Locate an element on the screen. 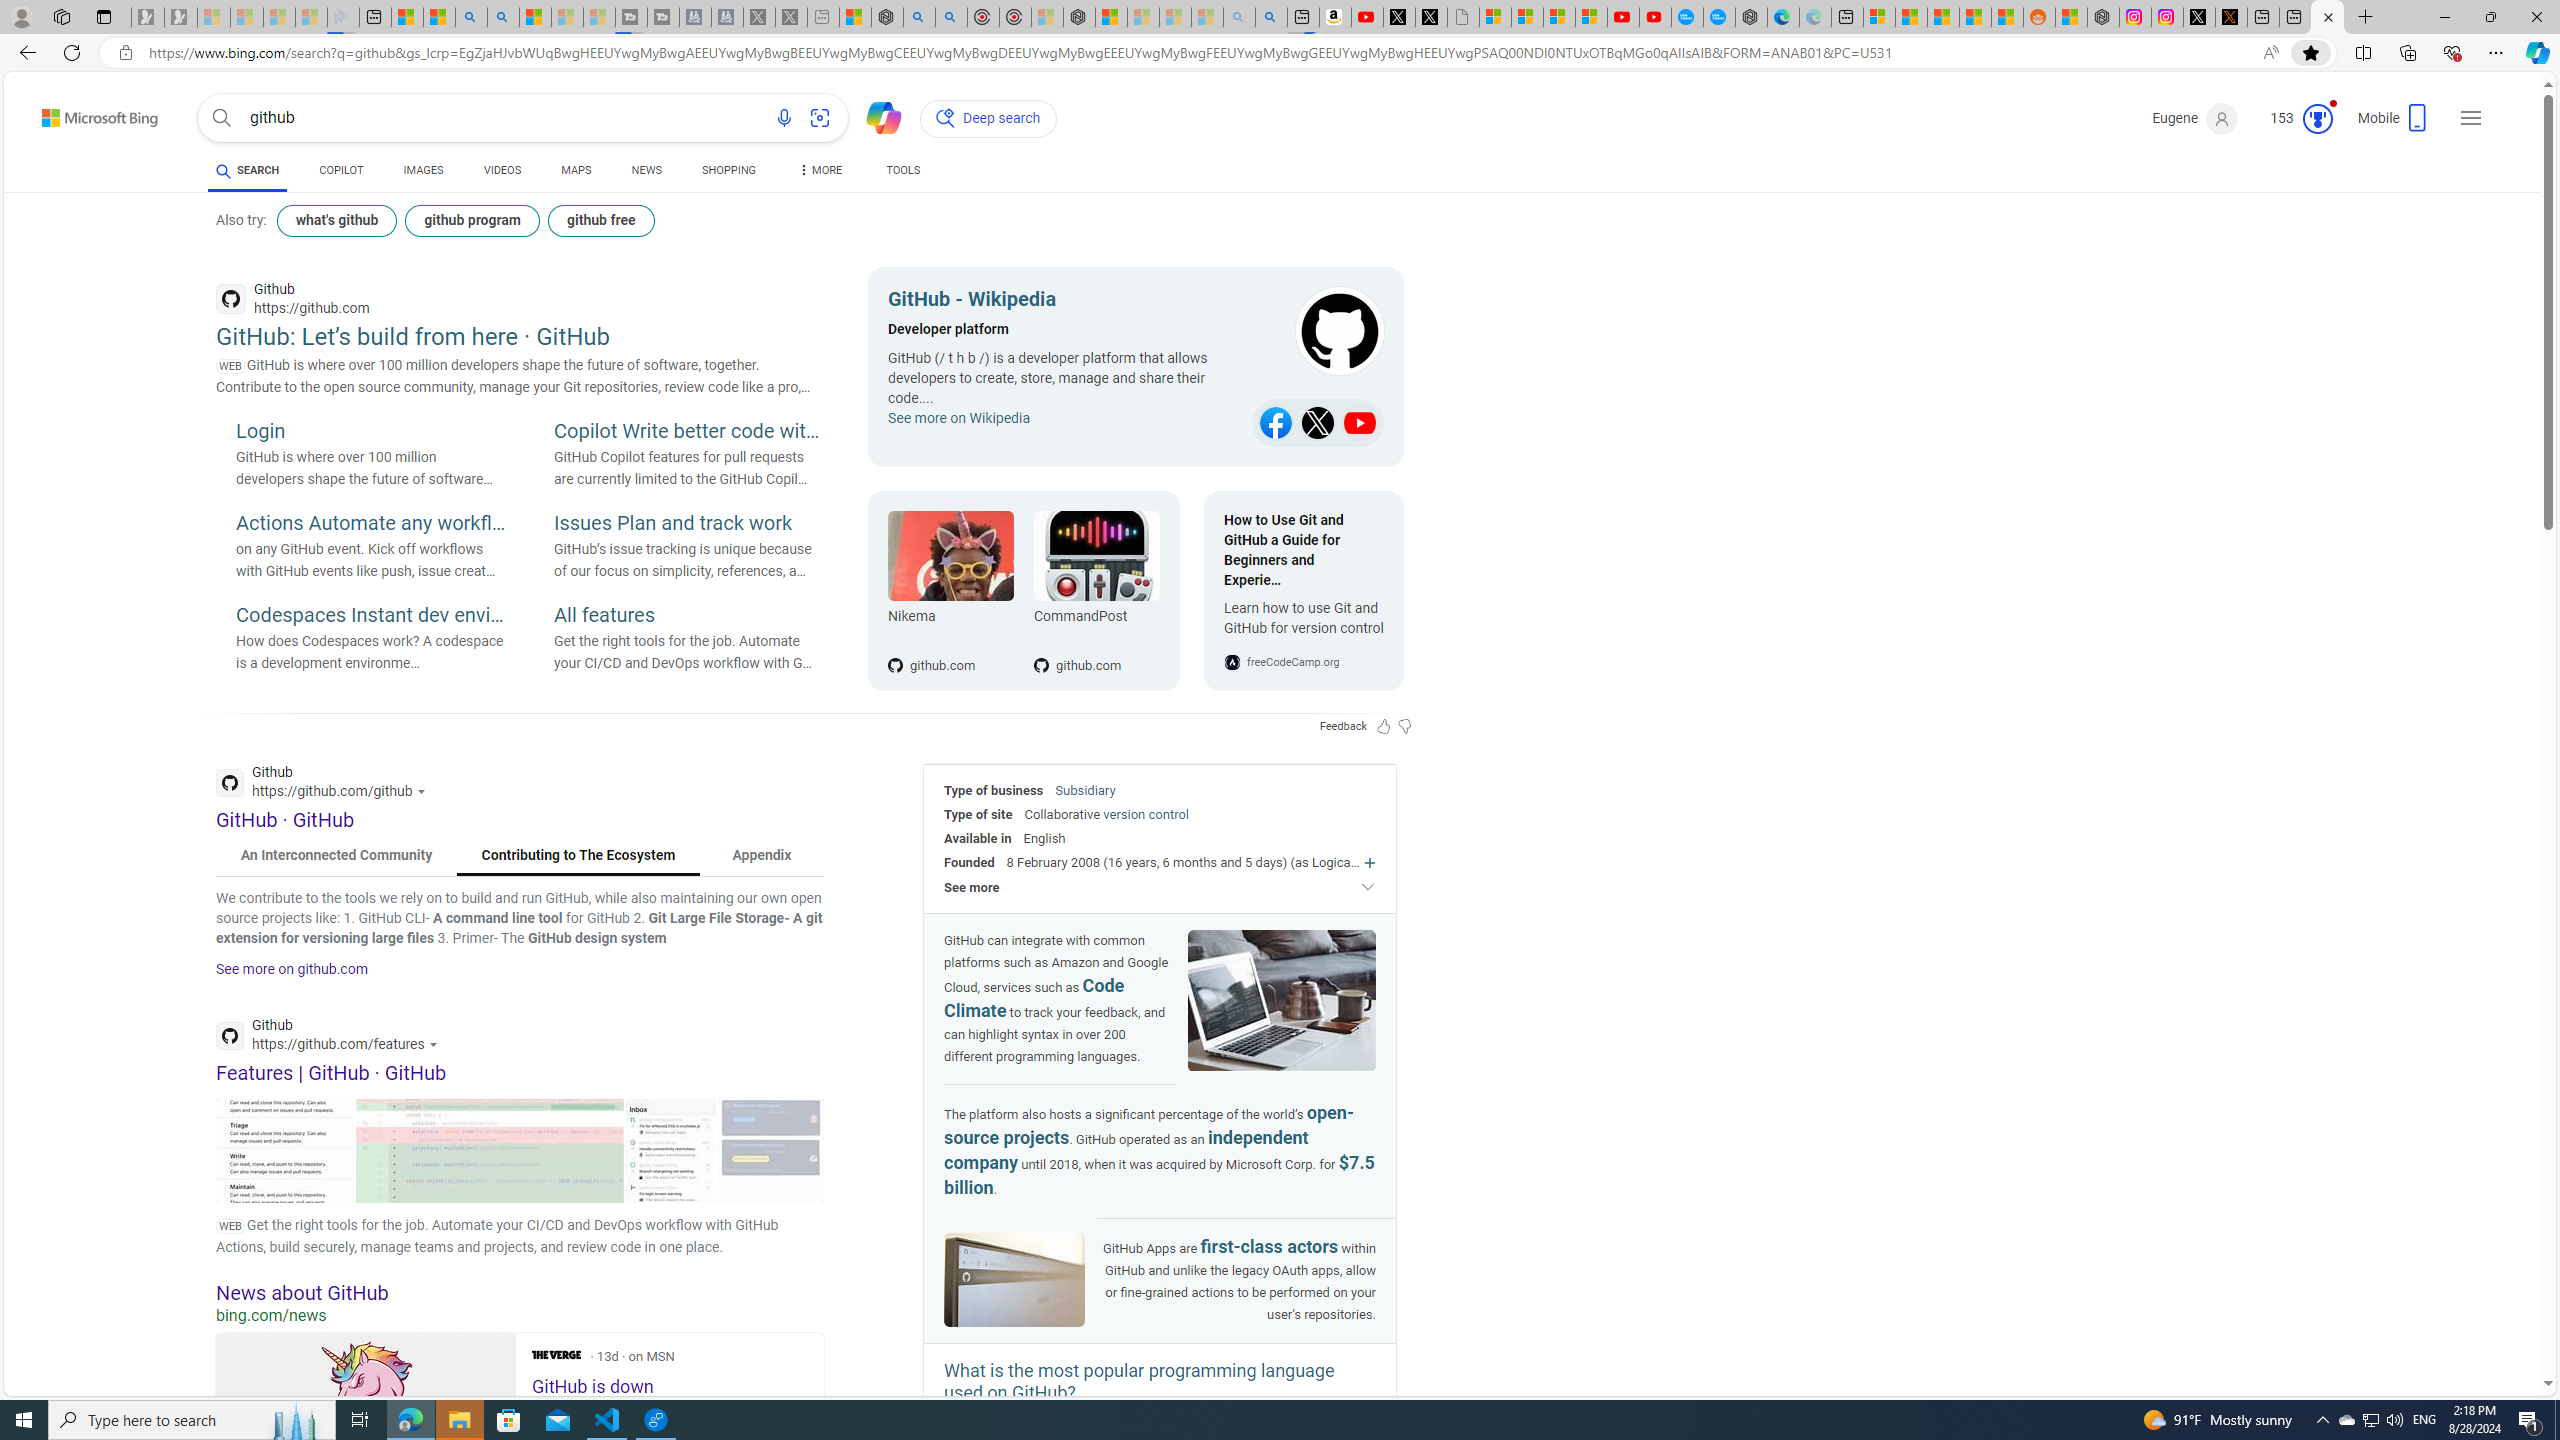 The height and width of the screenshot is (1440, 2560). 'Newsletter Sign Up - Sleeping' is located at coordinates (179, 16).